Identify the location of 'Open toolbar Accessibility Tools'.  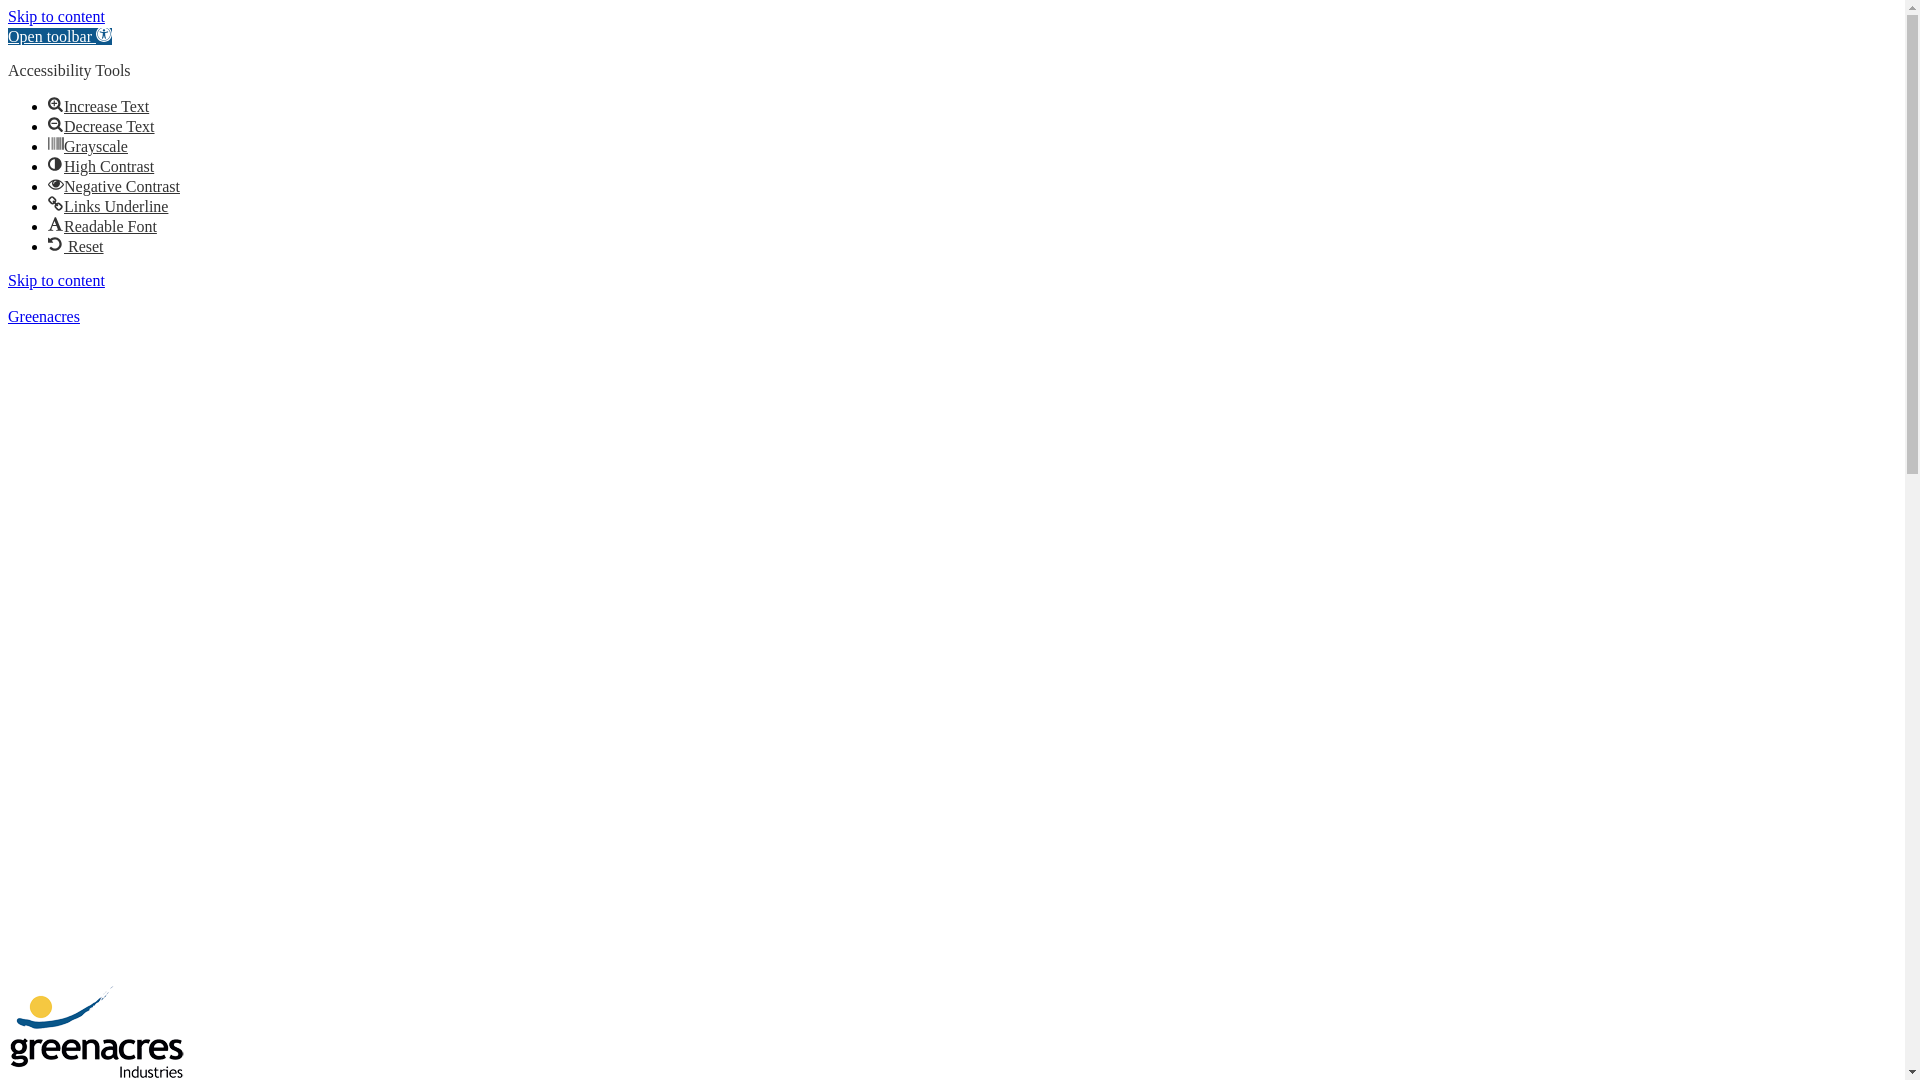
(59, 36).